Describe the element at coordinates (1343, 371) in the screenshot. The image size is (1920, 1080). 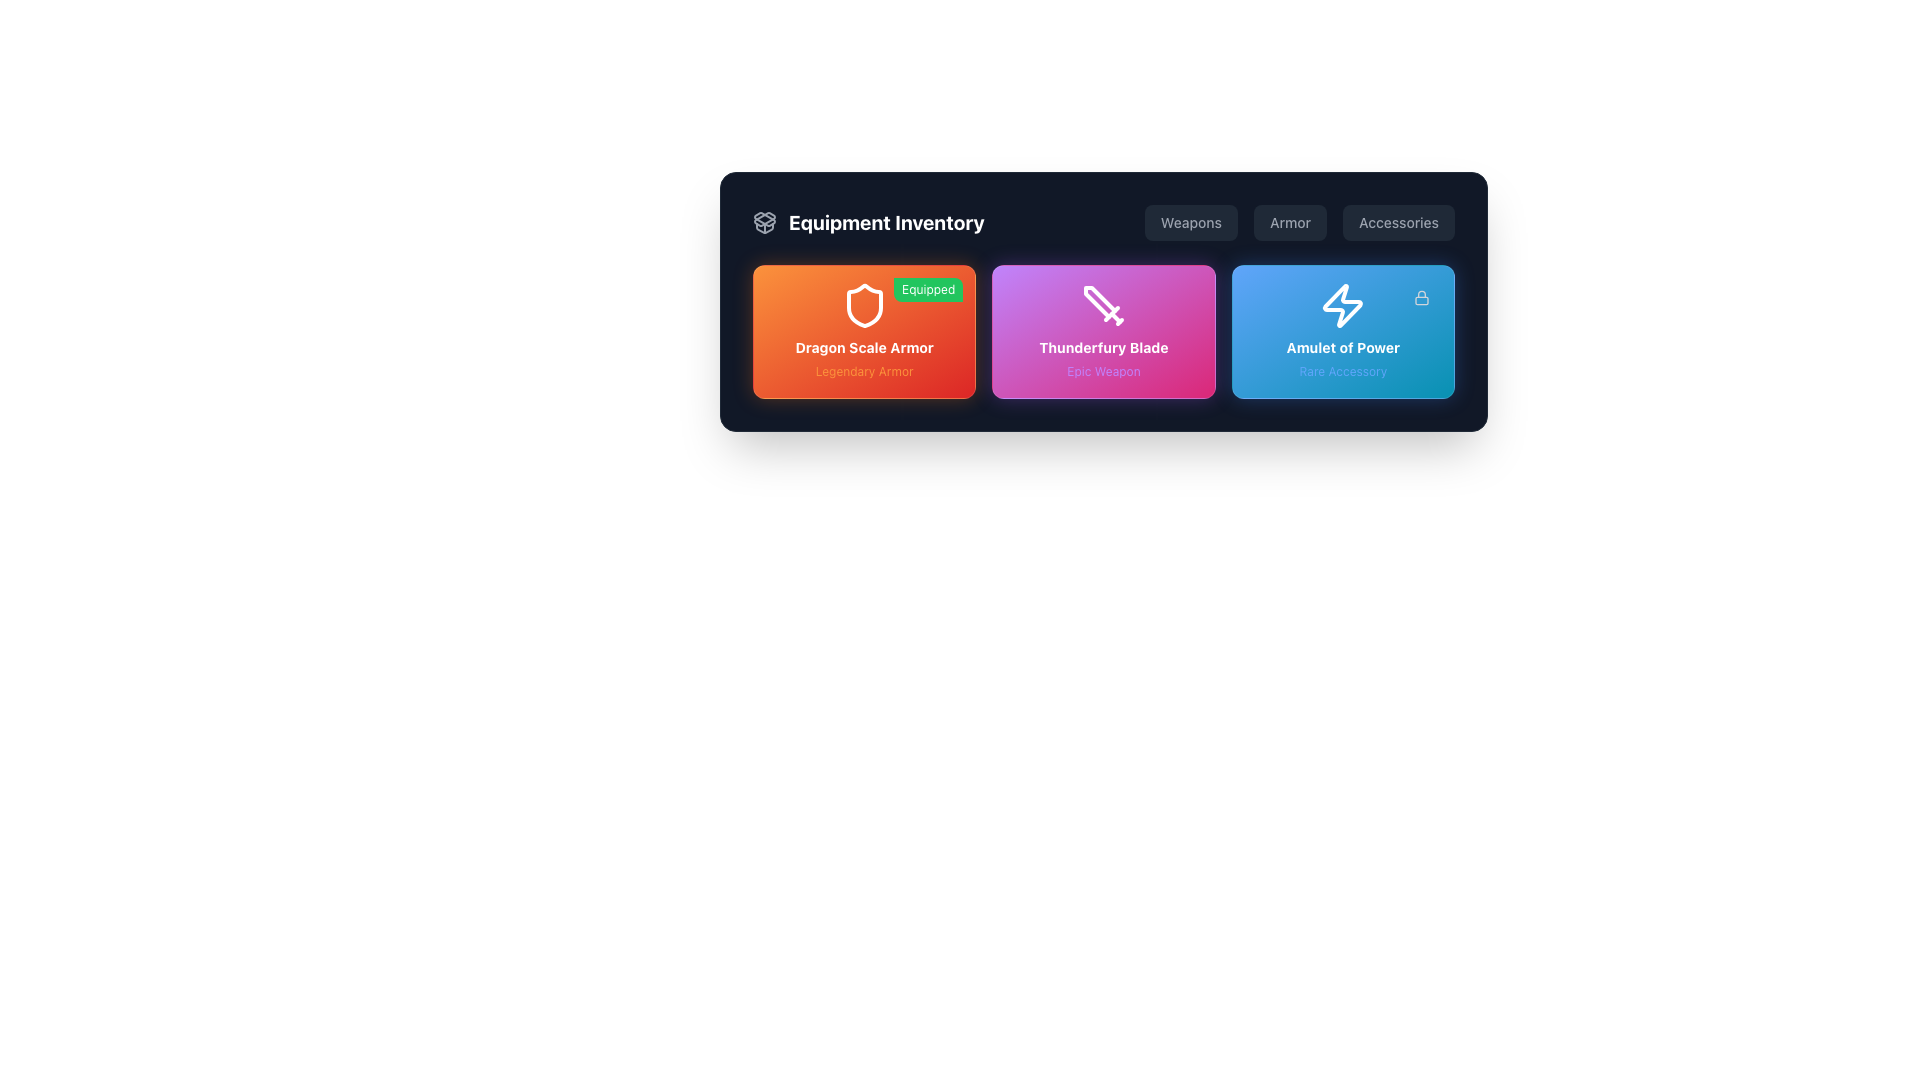
I see `the text label displaying 'Rare Accessory' which is located below the 'Amulet of Power' title in the inventory grid's third column` at that location.